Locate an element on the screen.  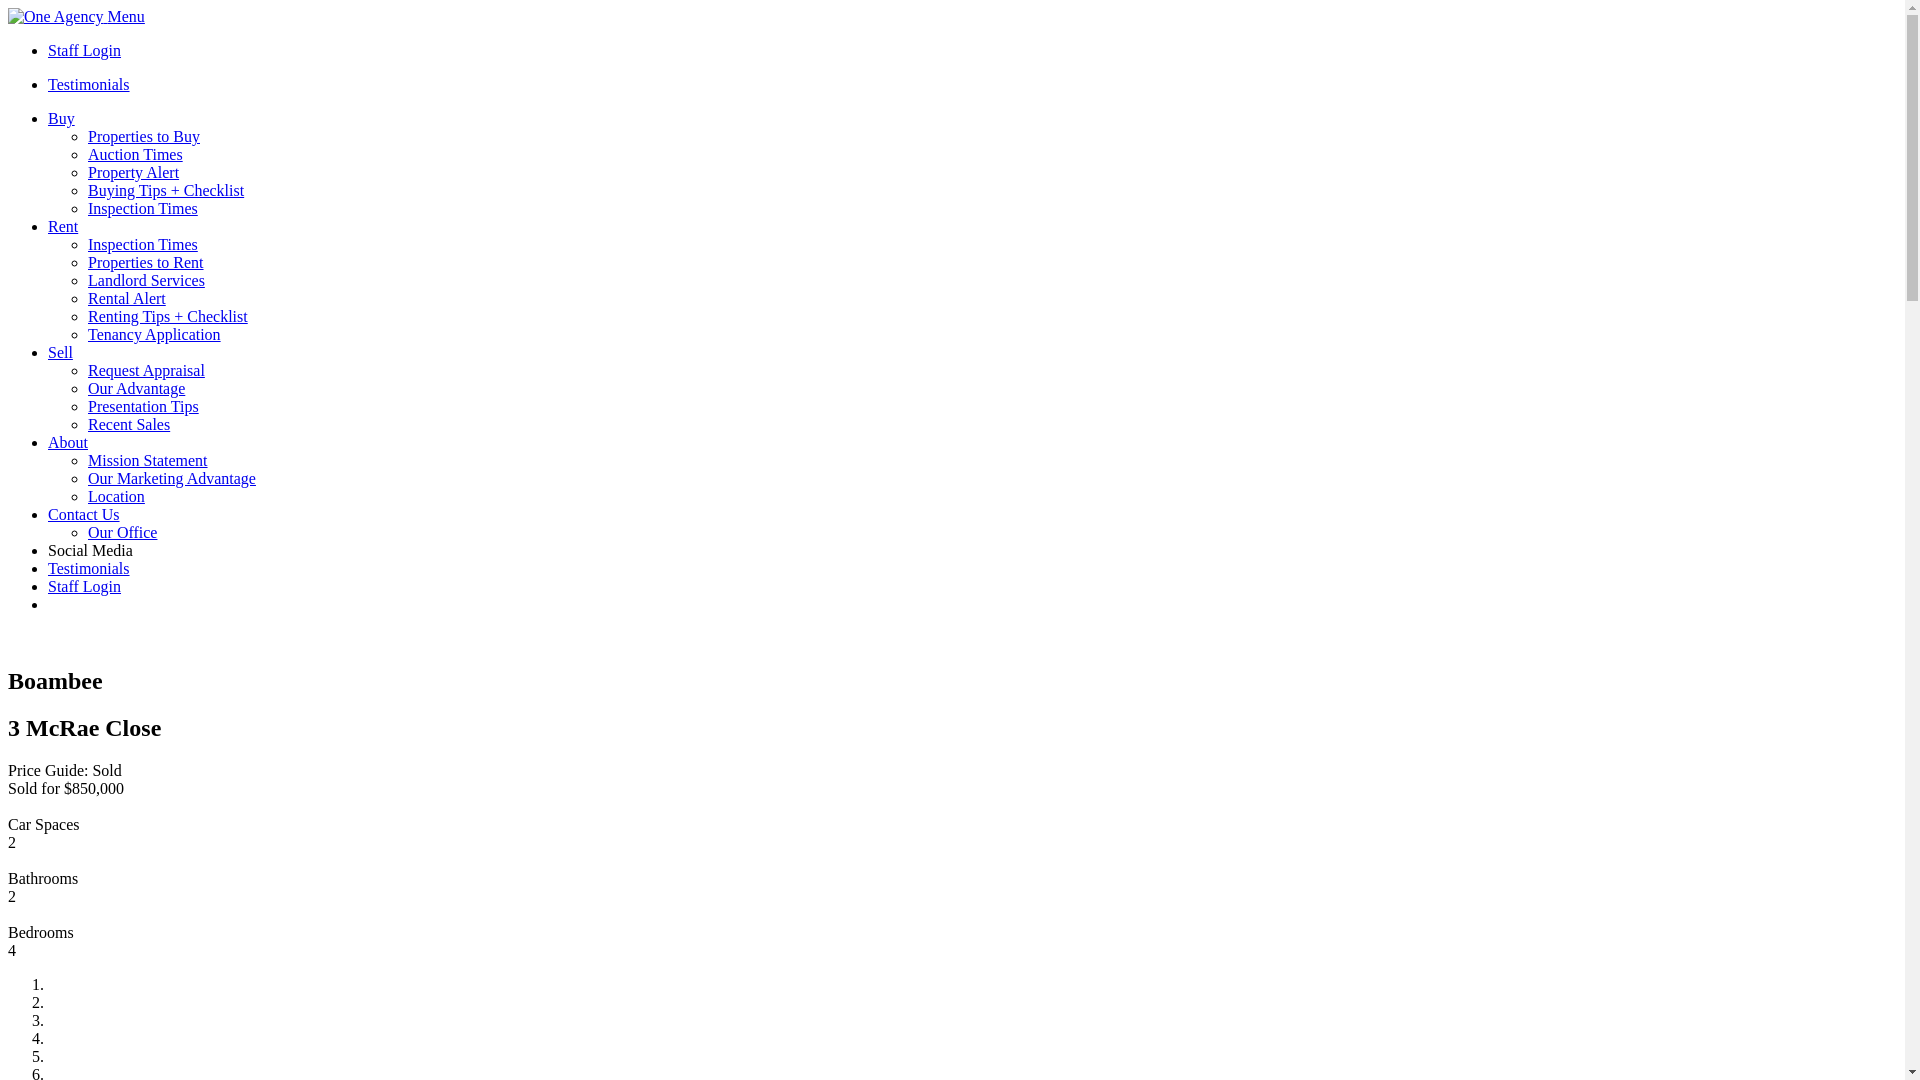
'Properties to Buy' is located at coordinates (86, 135).